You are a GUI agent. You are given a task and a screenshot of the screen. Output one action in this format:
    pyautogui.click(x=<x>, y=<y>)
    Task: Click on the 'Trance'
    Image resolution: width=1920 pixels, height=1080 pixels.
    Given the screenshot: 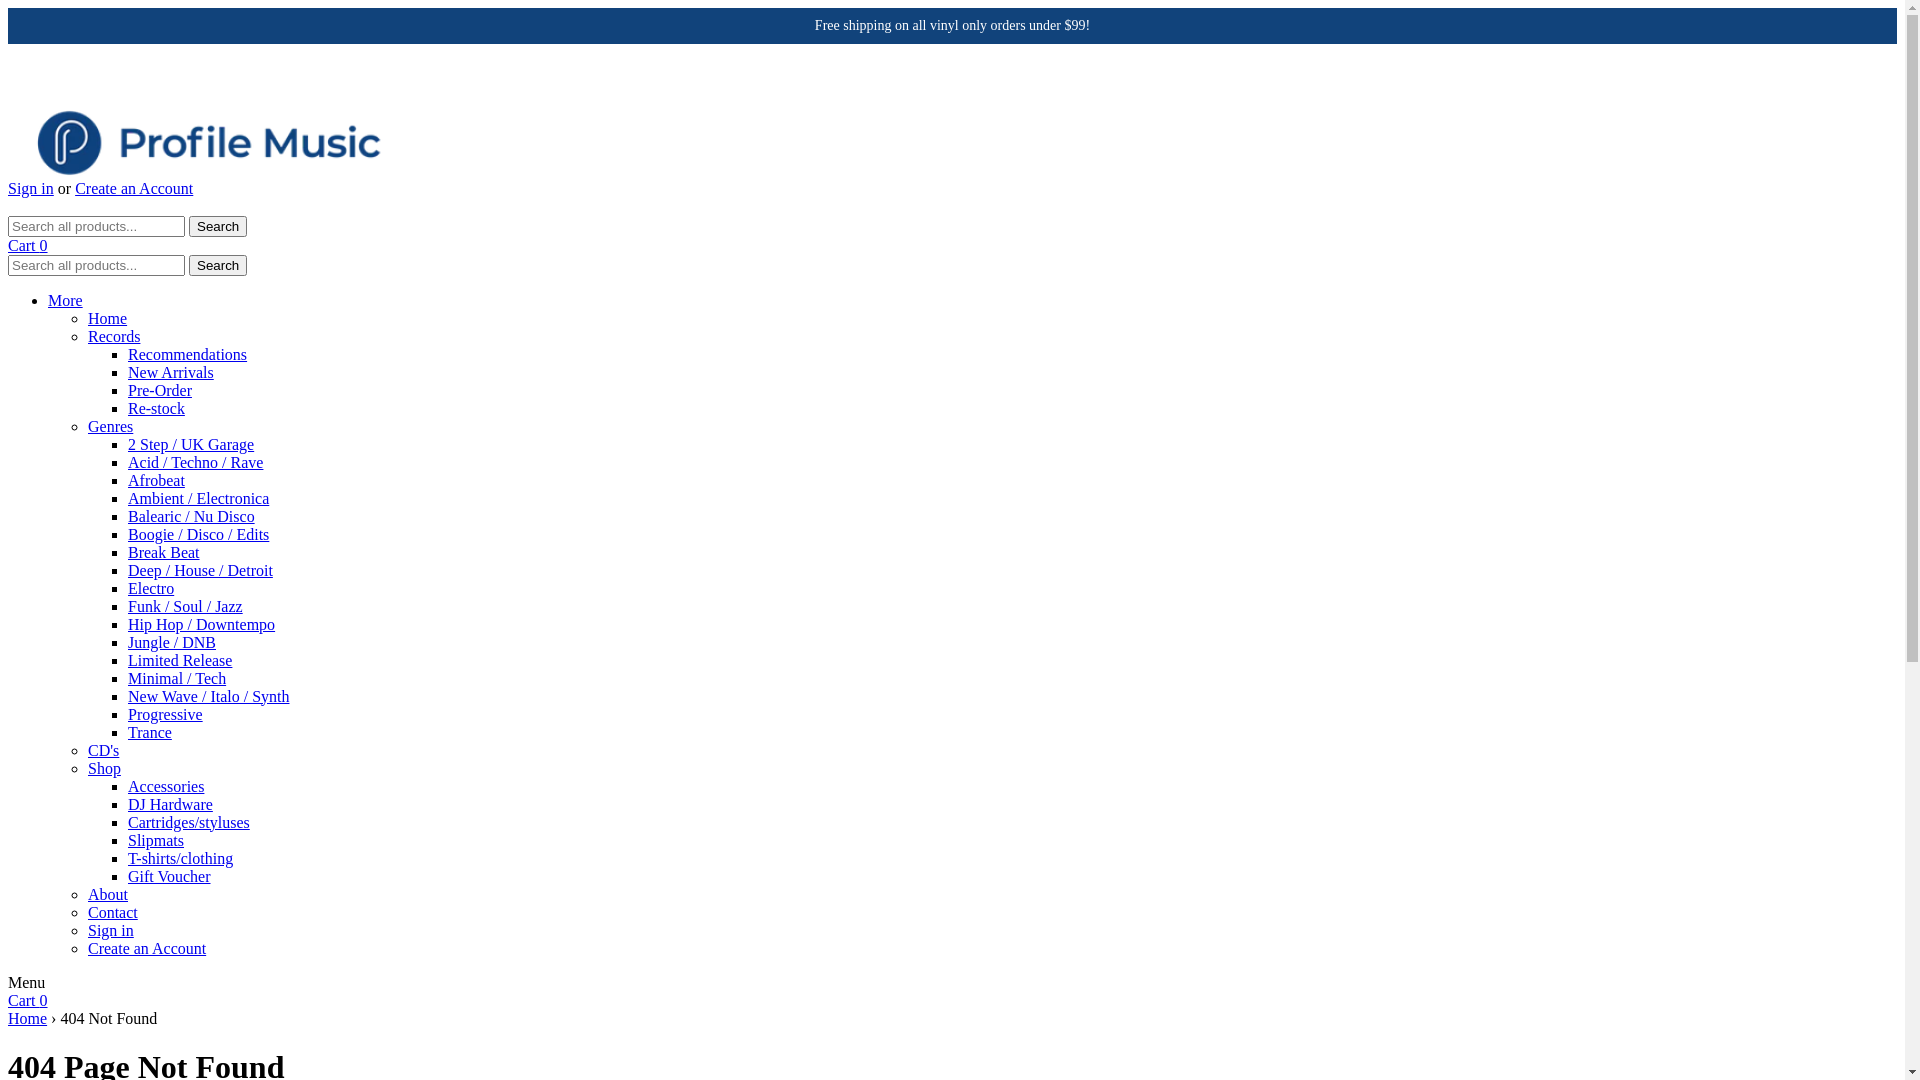 What is the action you would take?
    pyautogui.click(x=148, y=732)
    